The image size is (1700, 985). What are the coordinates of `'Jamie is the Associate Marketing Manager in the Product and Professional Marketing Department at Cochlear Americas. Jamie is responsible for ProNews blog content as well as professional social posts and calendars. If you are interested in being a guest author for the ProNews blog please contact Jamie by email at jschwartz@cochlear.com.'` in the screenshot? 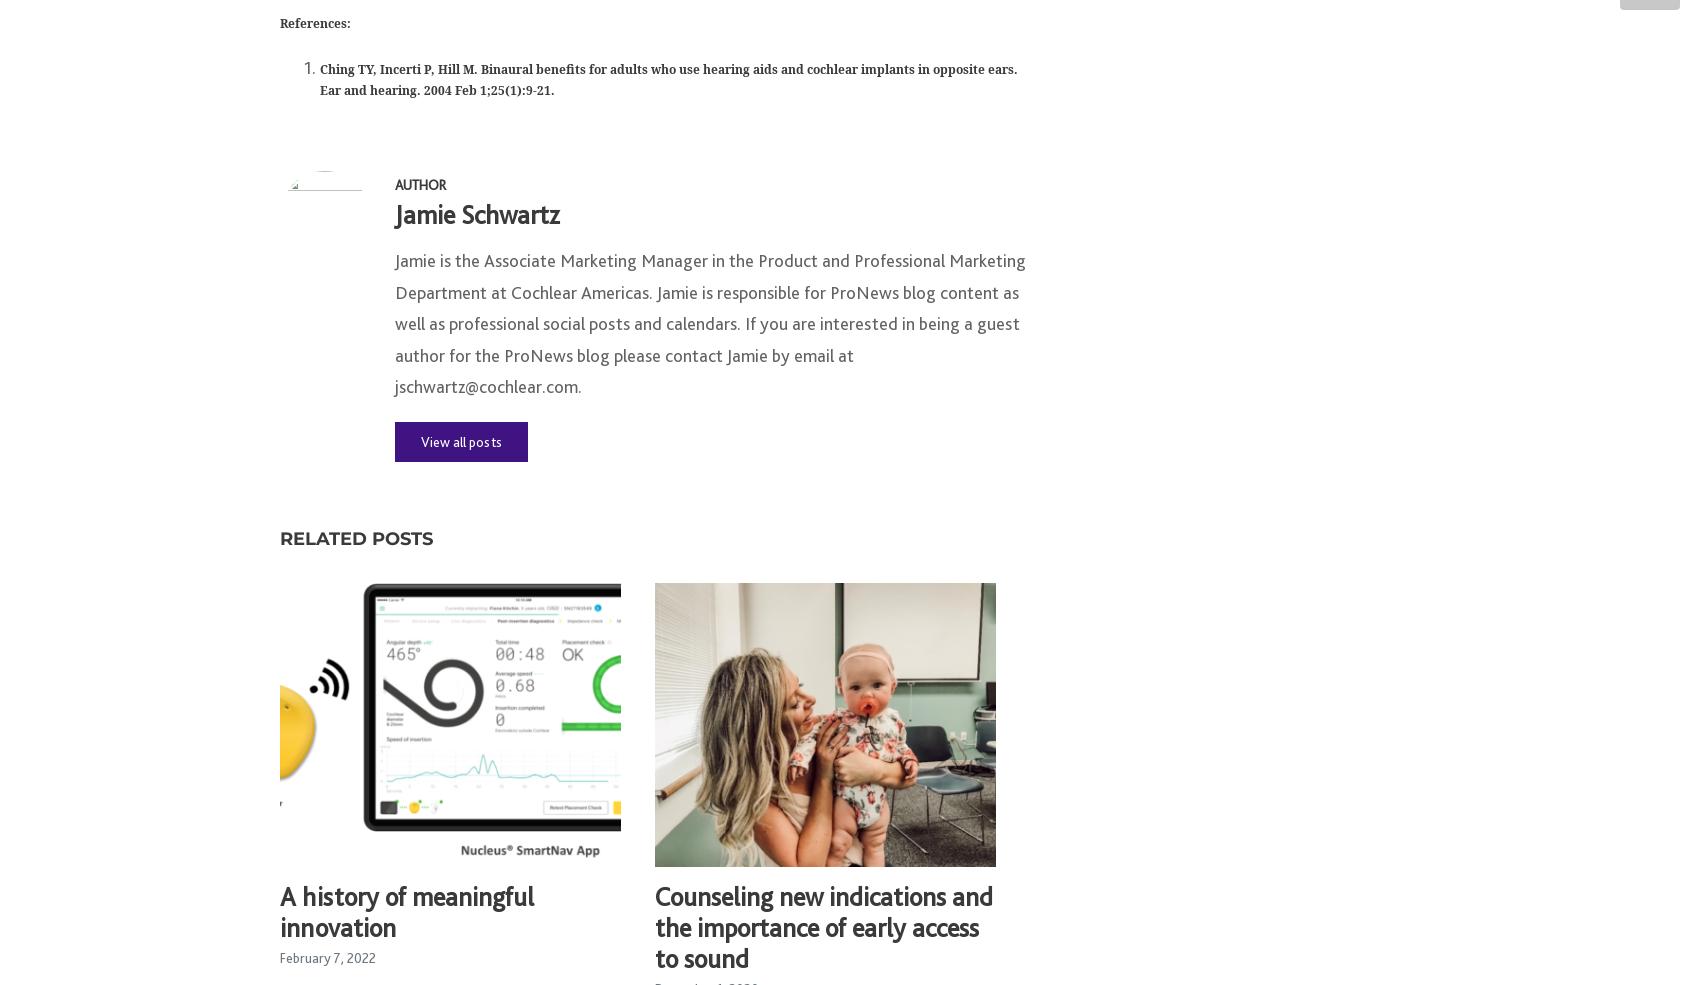 It's located at (710, 333).